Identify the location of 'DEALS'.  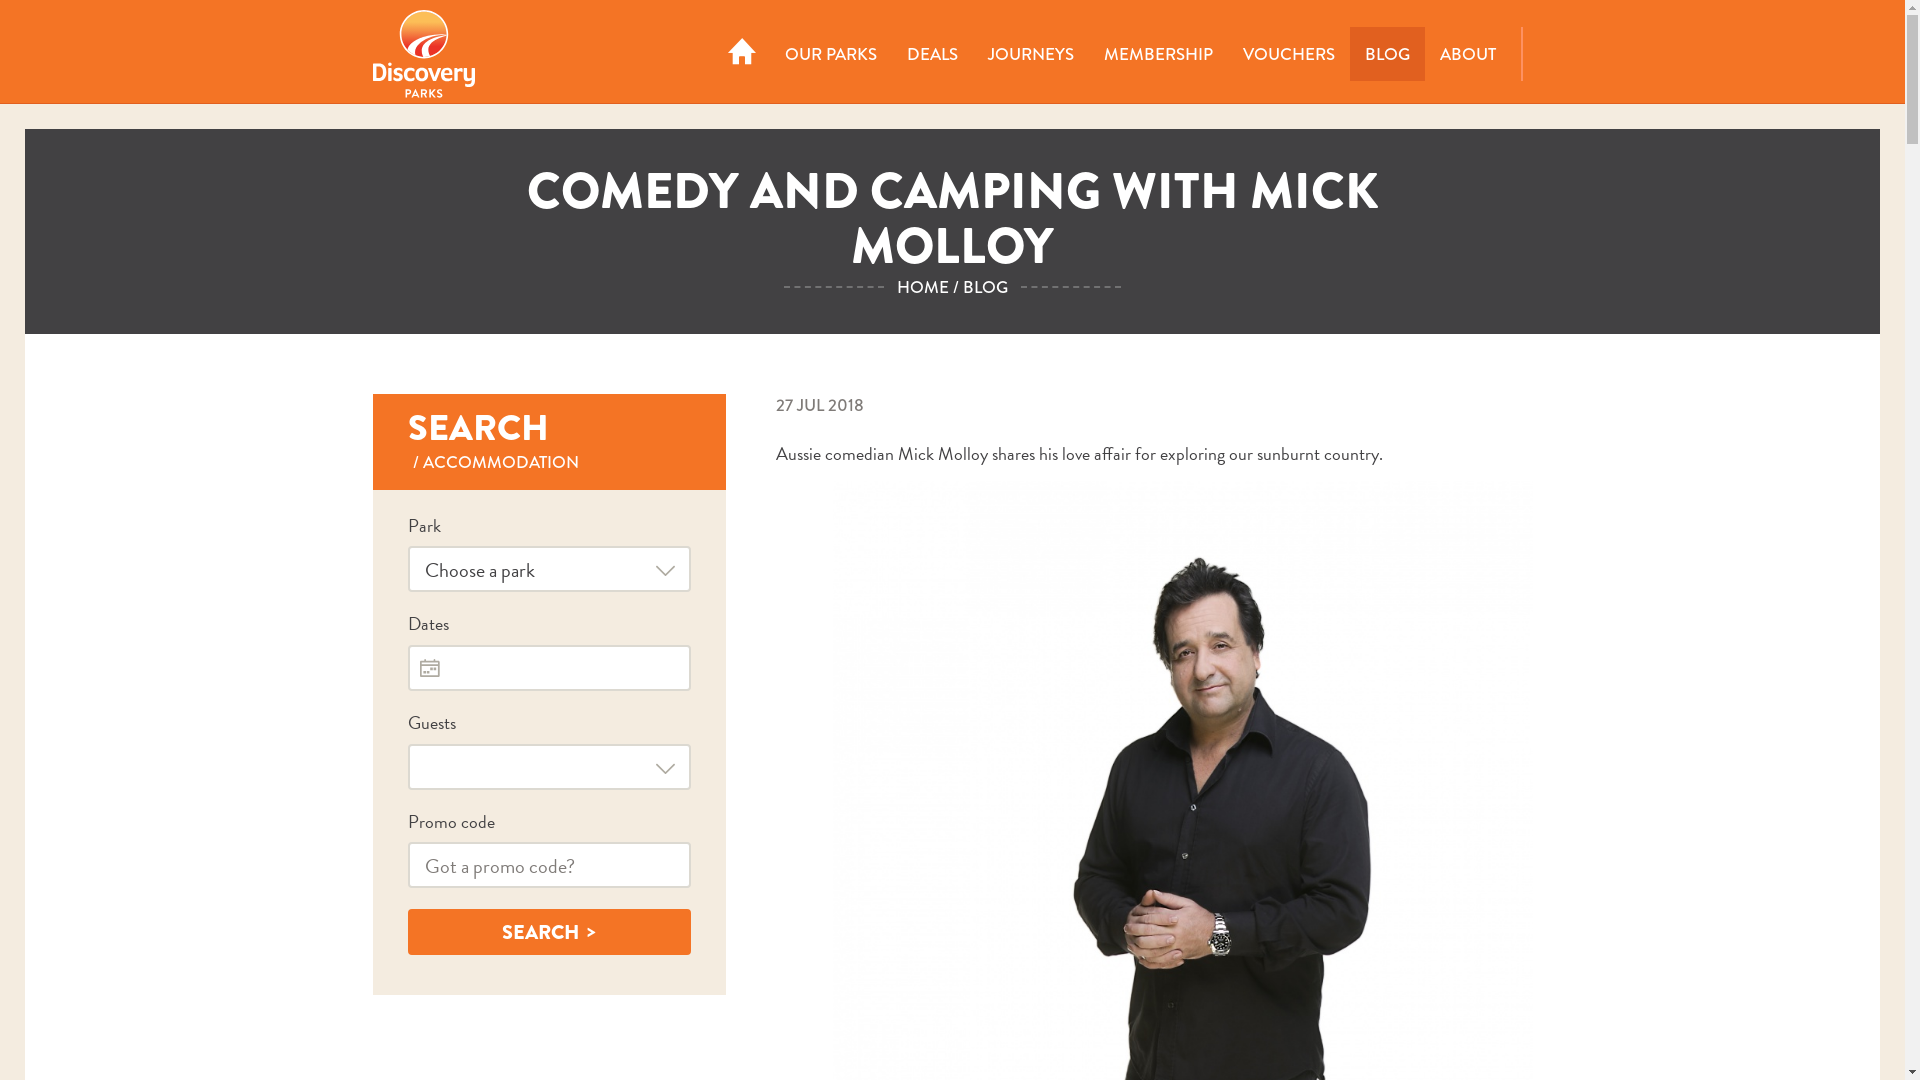
(931, 53).